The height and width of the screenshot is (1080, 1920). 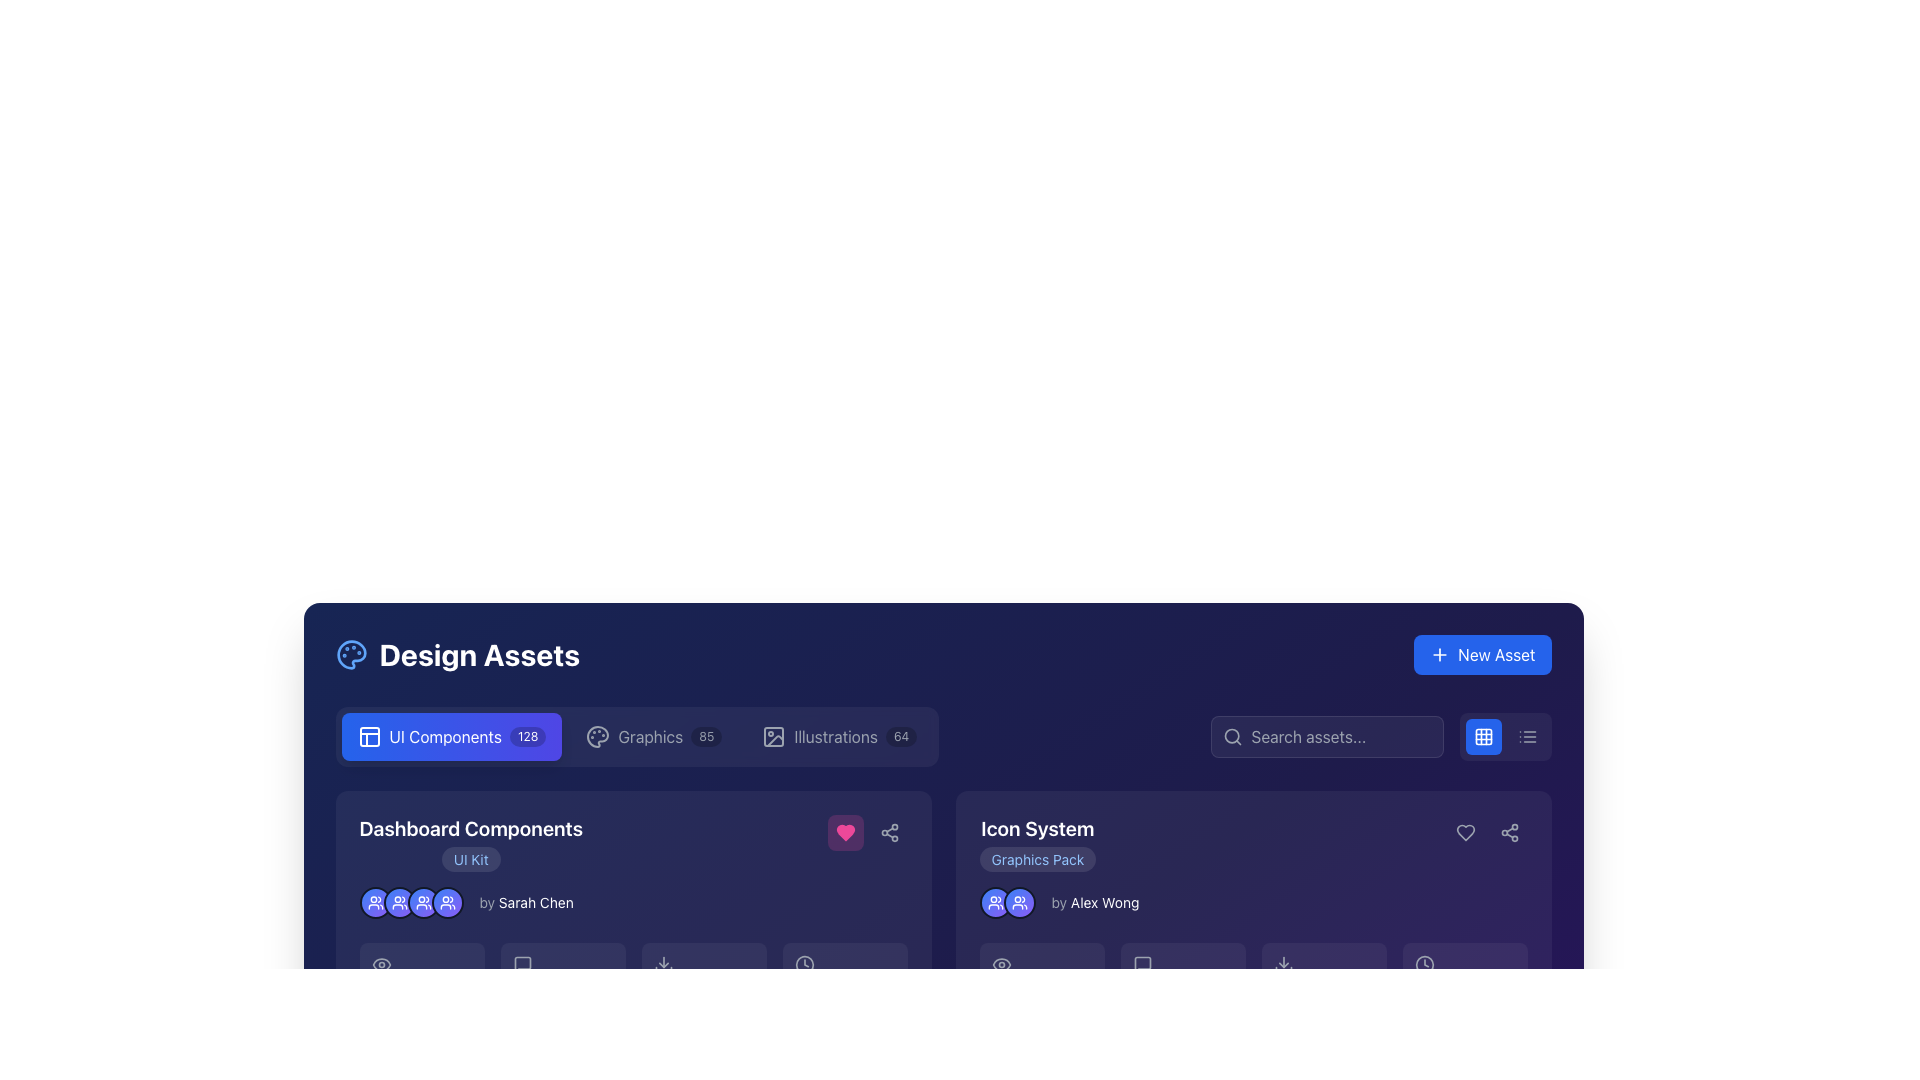 What do you see at coordinates (597, 736) in the screenshot?
I see `the leftmost icon in the 'Graphics 85' section, which visually represents the 'Graphics' category for quick reference` at bounding box center [597, 736].